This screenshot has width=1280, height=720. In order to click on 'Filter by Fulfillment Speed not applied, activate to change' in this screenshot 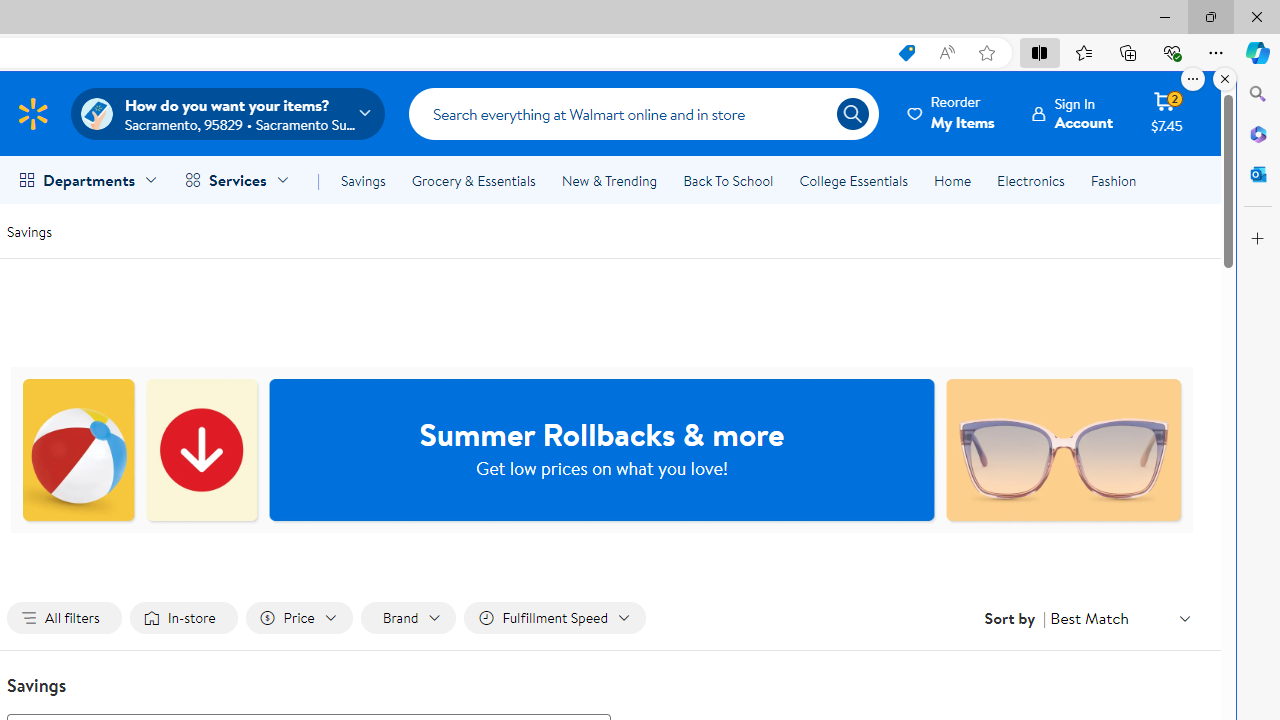, I will do `click(554, 617)`.